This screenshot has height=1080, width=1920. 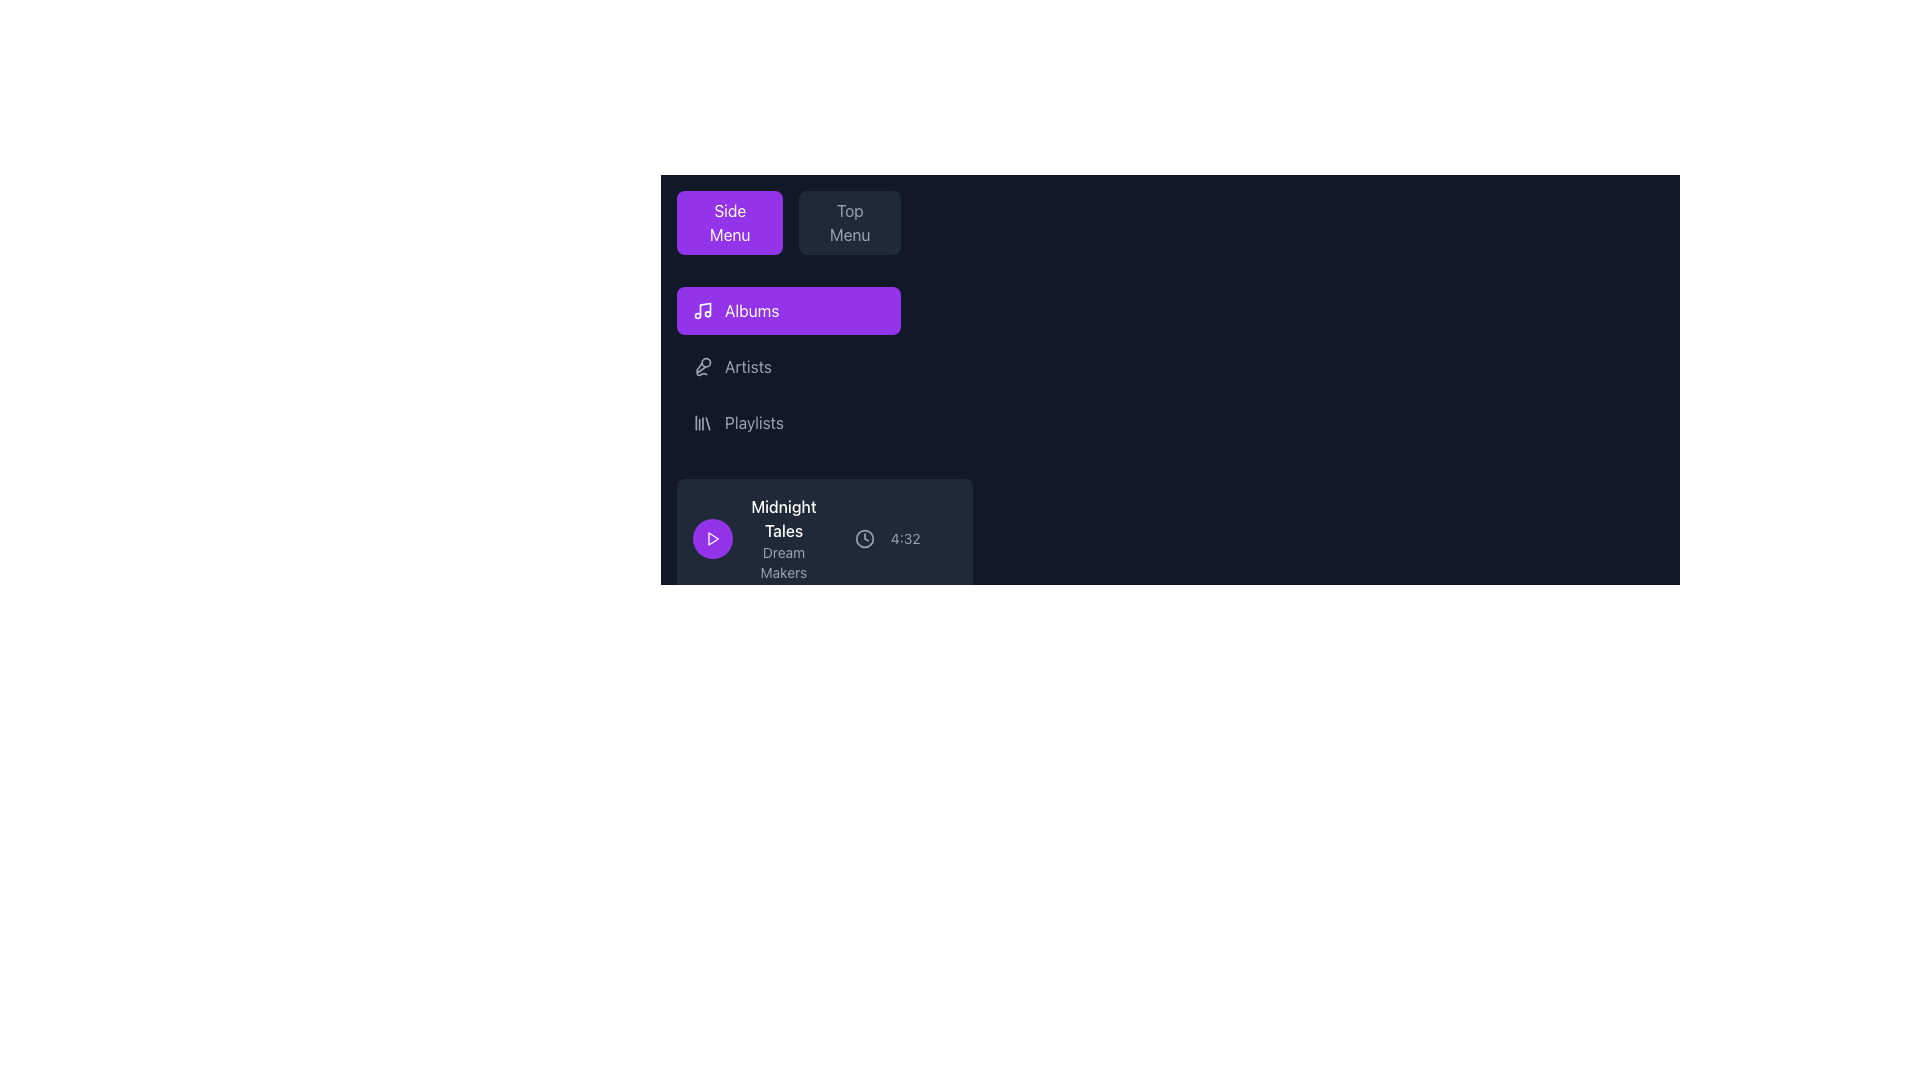 I want to click on the 'Albums' button in the sidebar navigation which contains the white musical note icon on a purple background, so click(x=702, y=311).